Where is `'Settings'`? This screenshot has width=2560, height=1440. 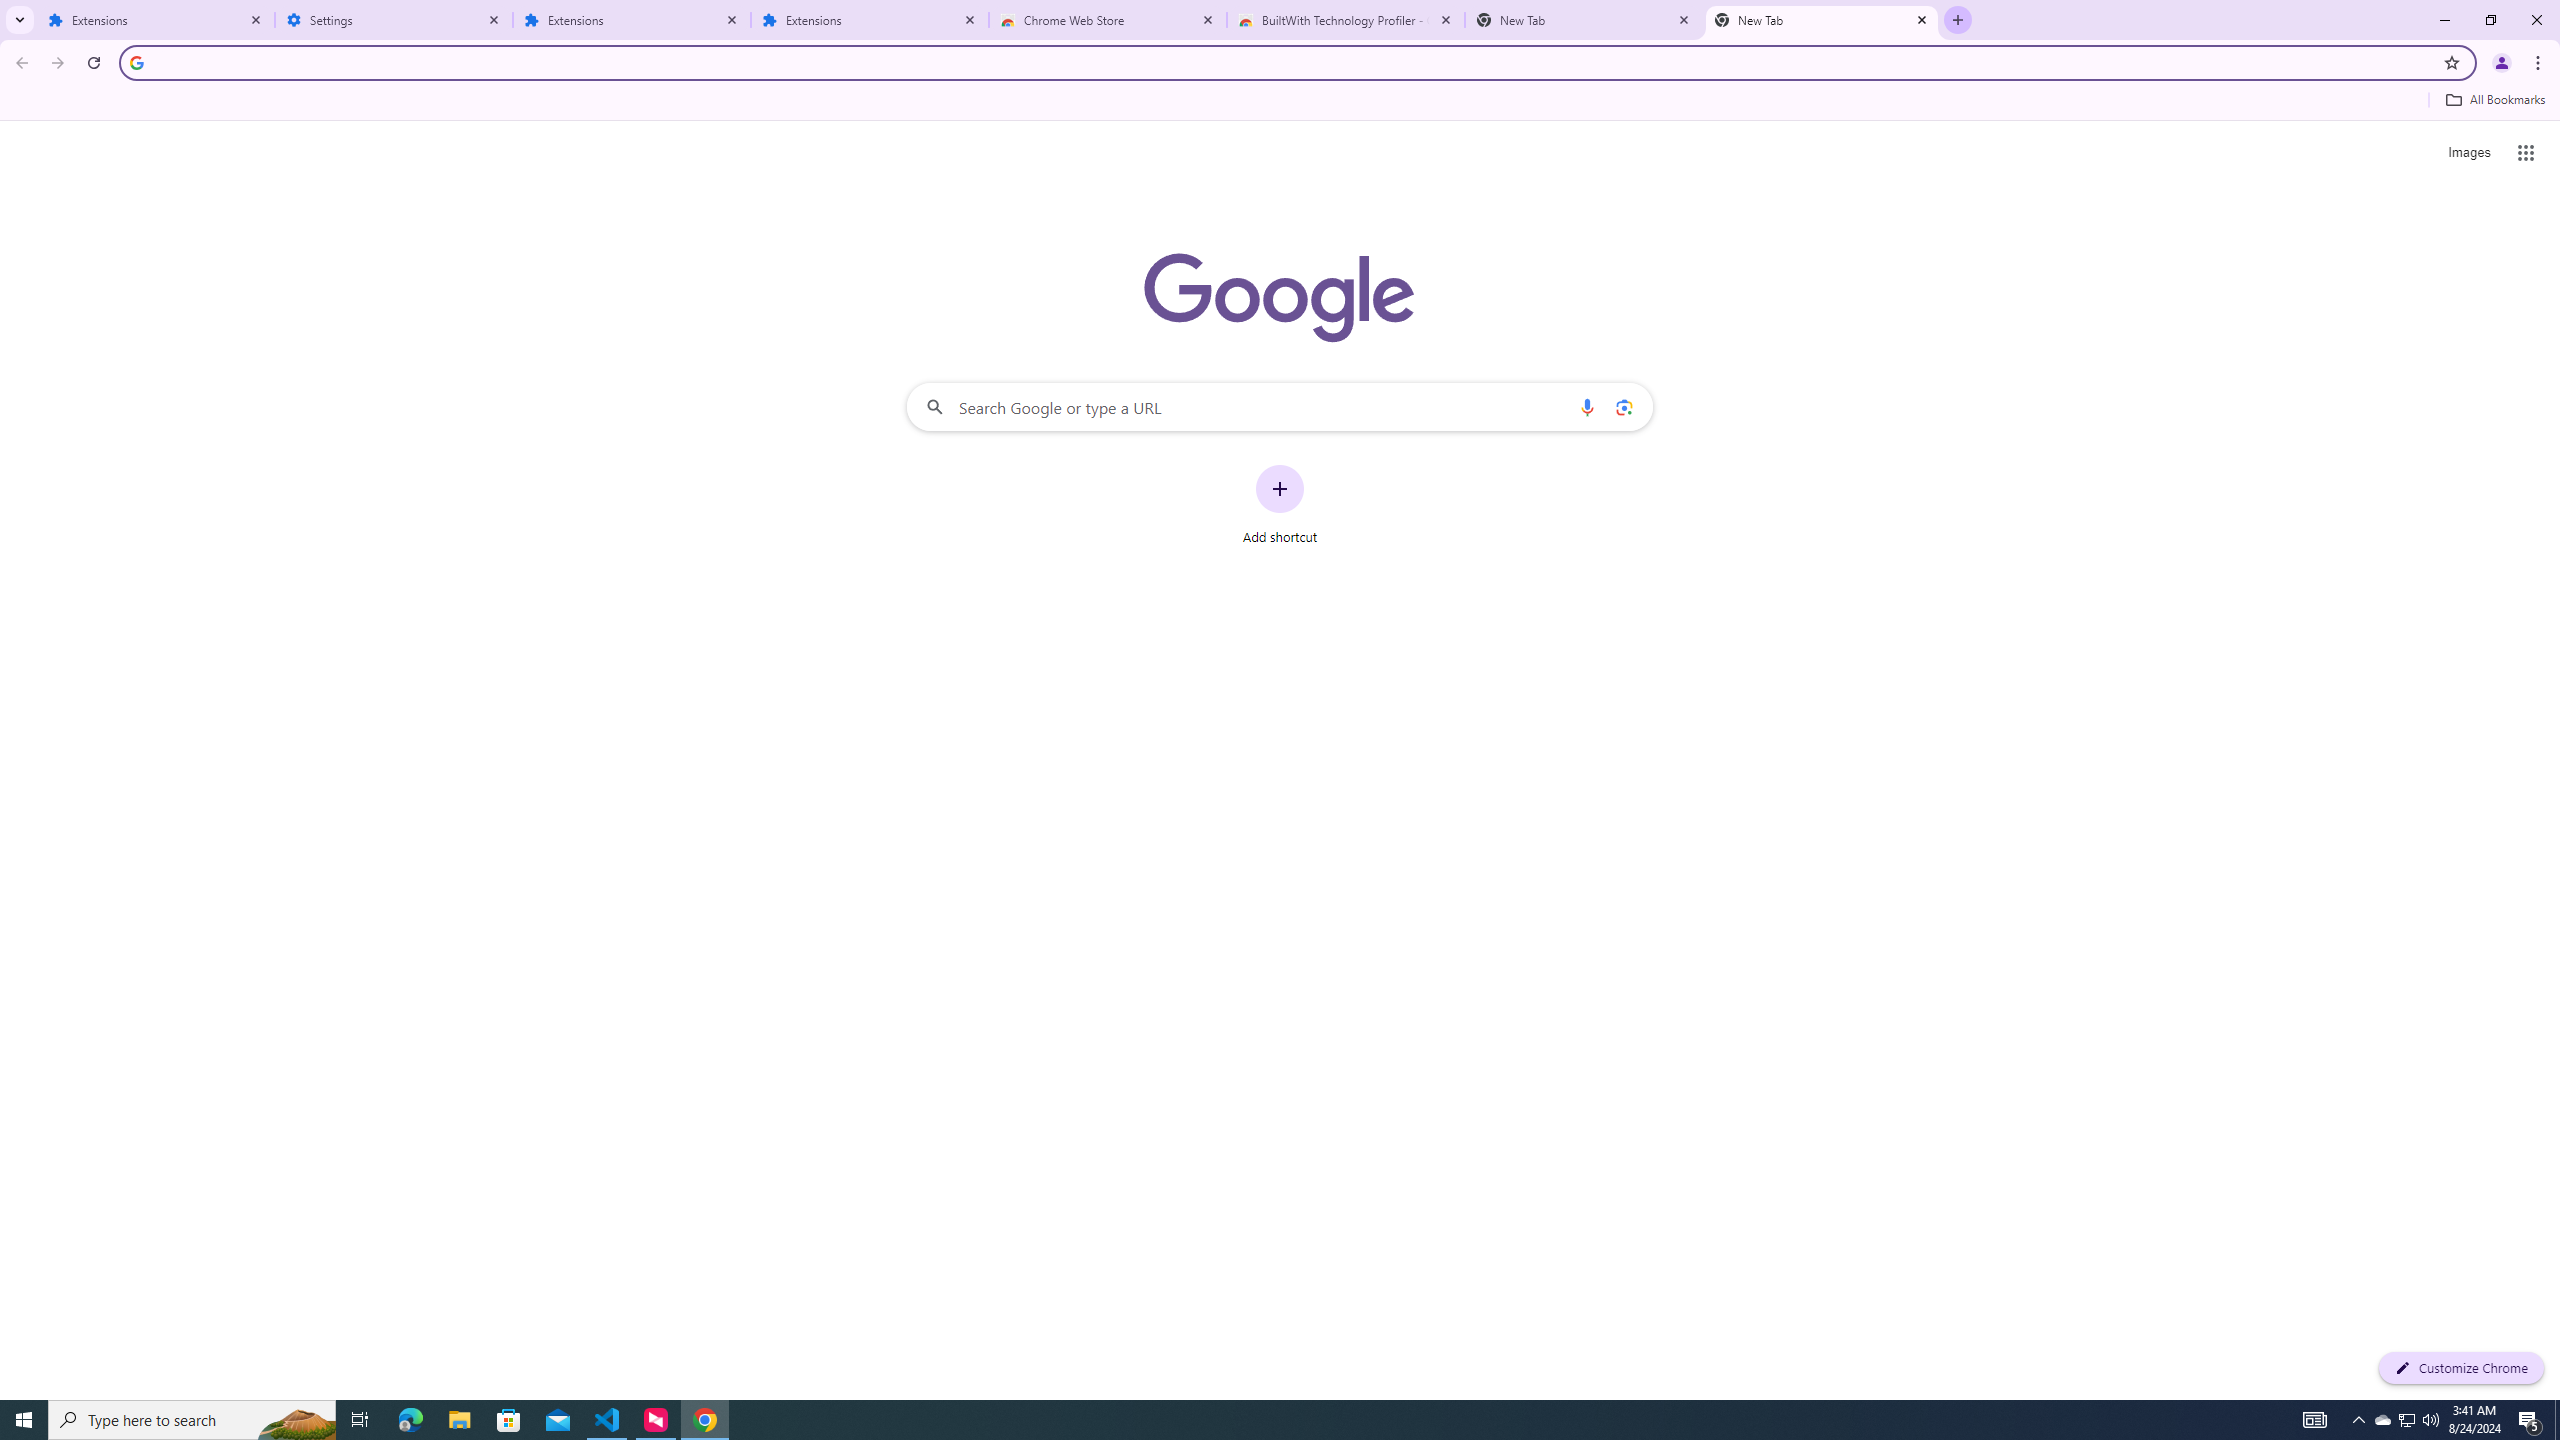
'Settings' is located at coordinates (394, 19).